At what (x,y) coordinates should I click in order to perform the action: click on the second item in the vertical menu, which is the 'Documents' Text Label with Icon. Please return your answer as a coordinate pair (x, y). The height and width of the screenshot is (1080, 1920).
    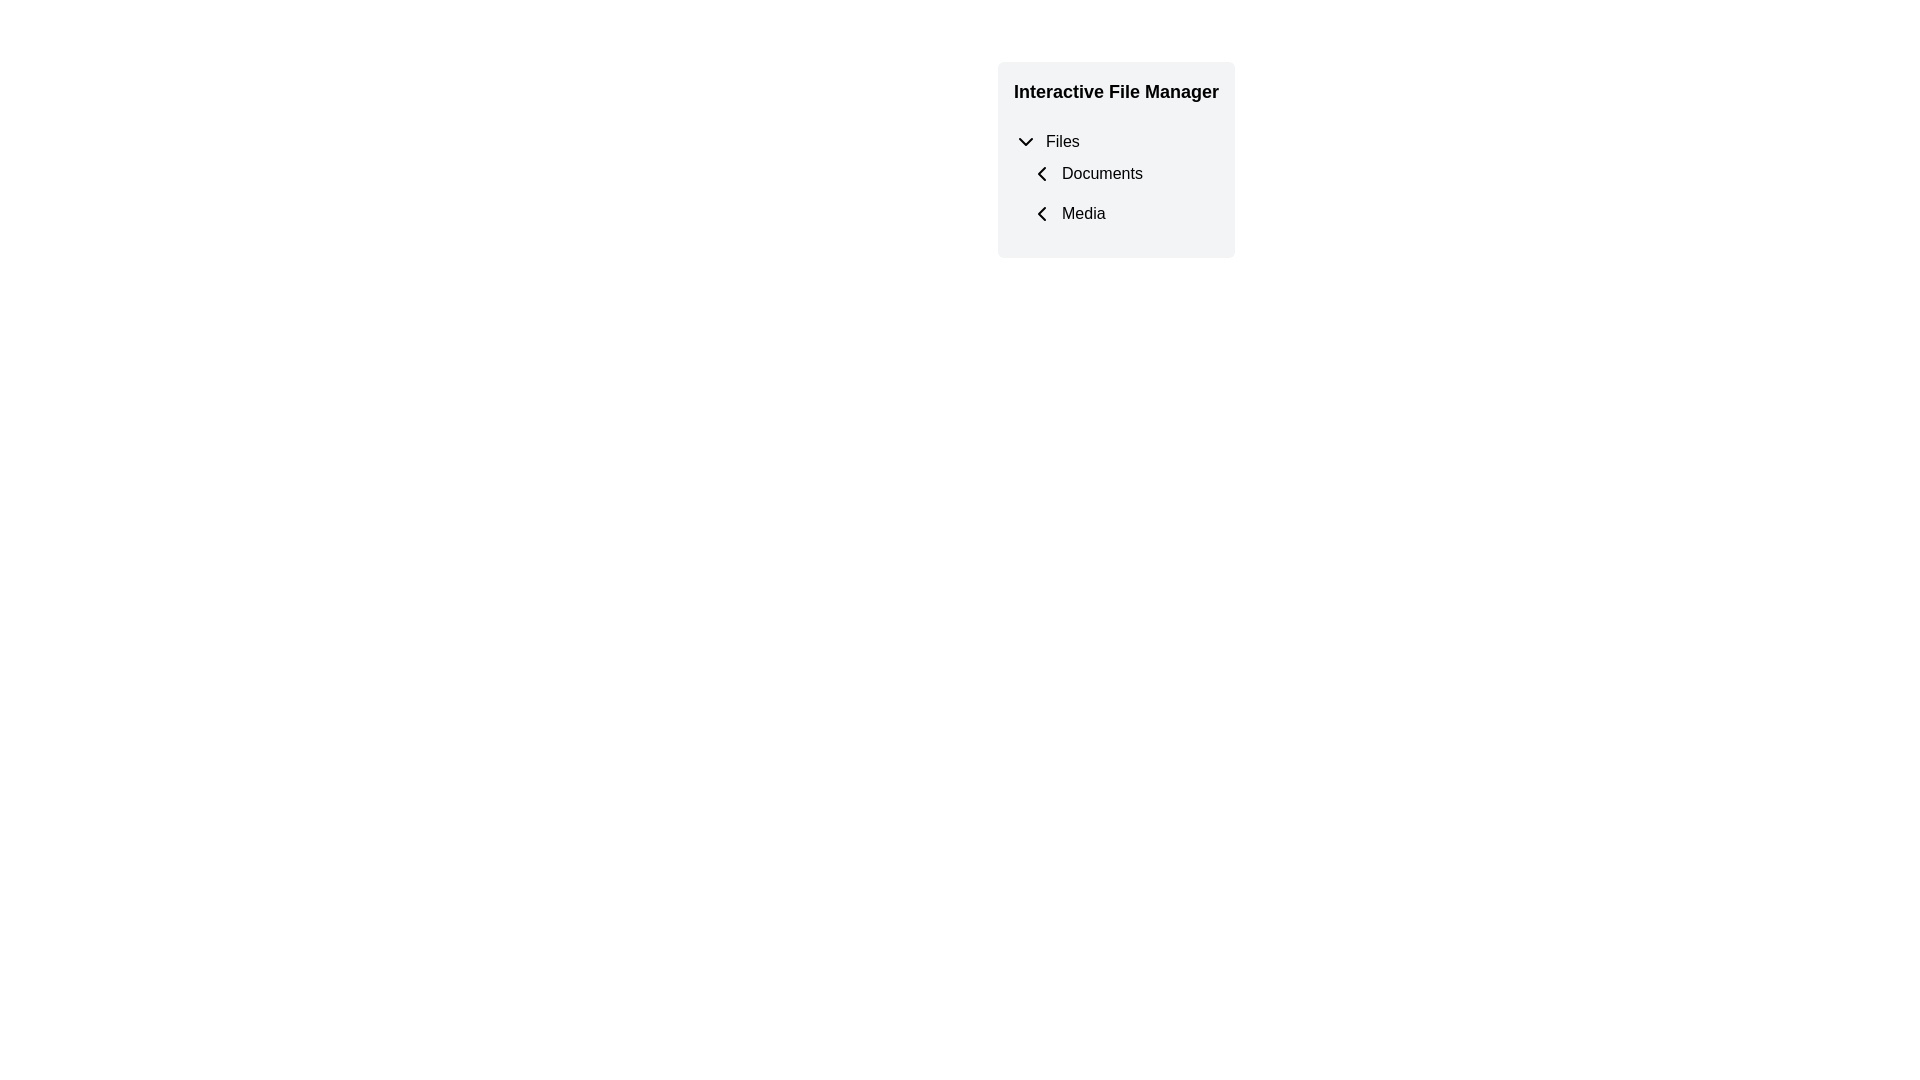
    Looking at the image, I should click on (1115, 172).